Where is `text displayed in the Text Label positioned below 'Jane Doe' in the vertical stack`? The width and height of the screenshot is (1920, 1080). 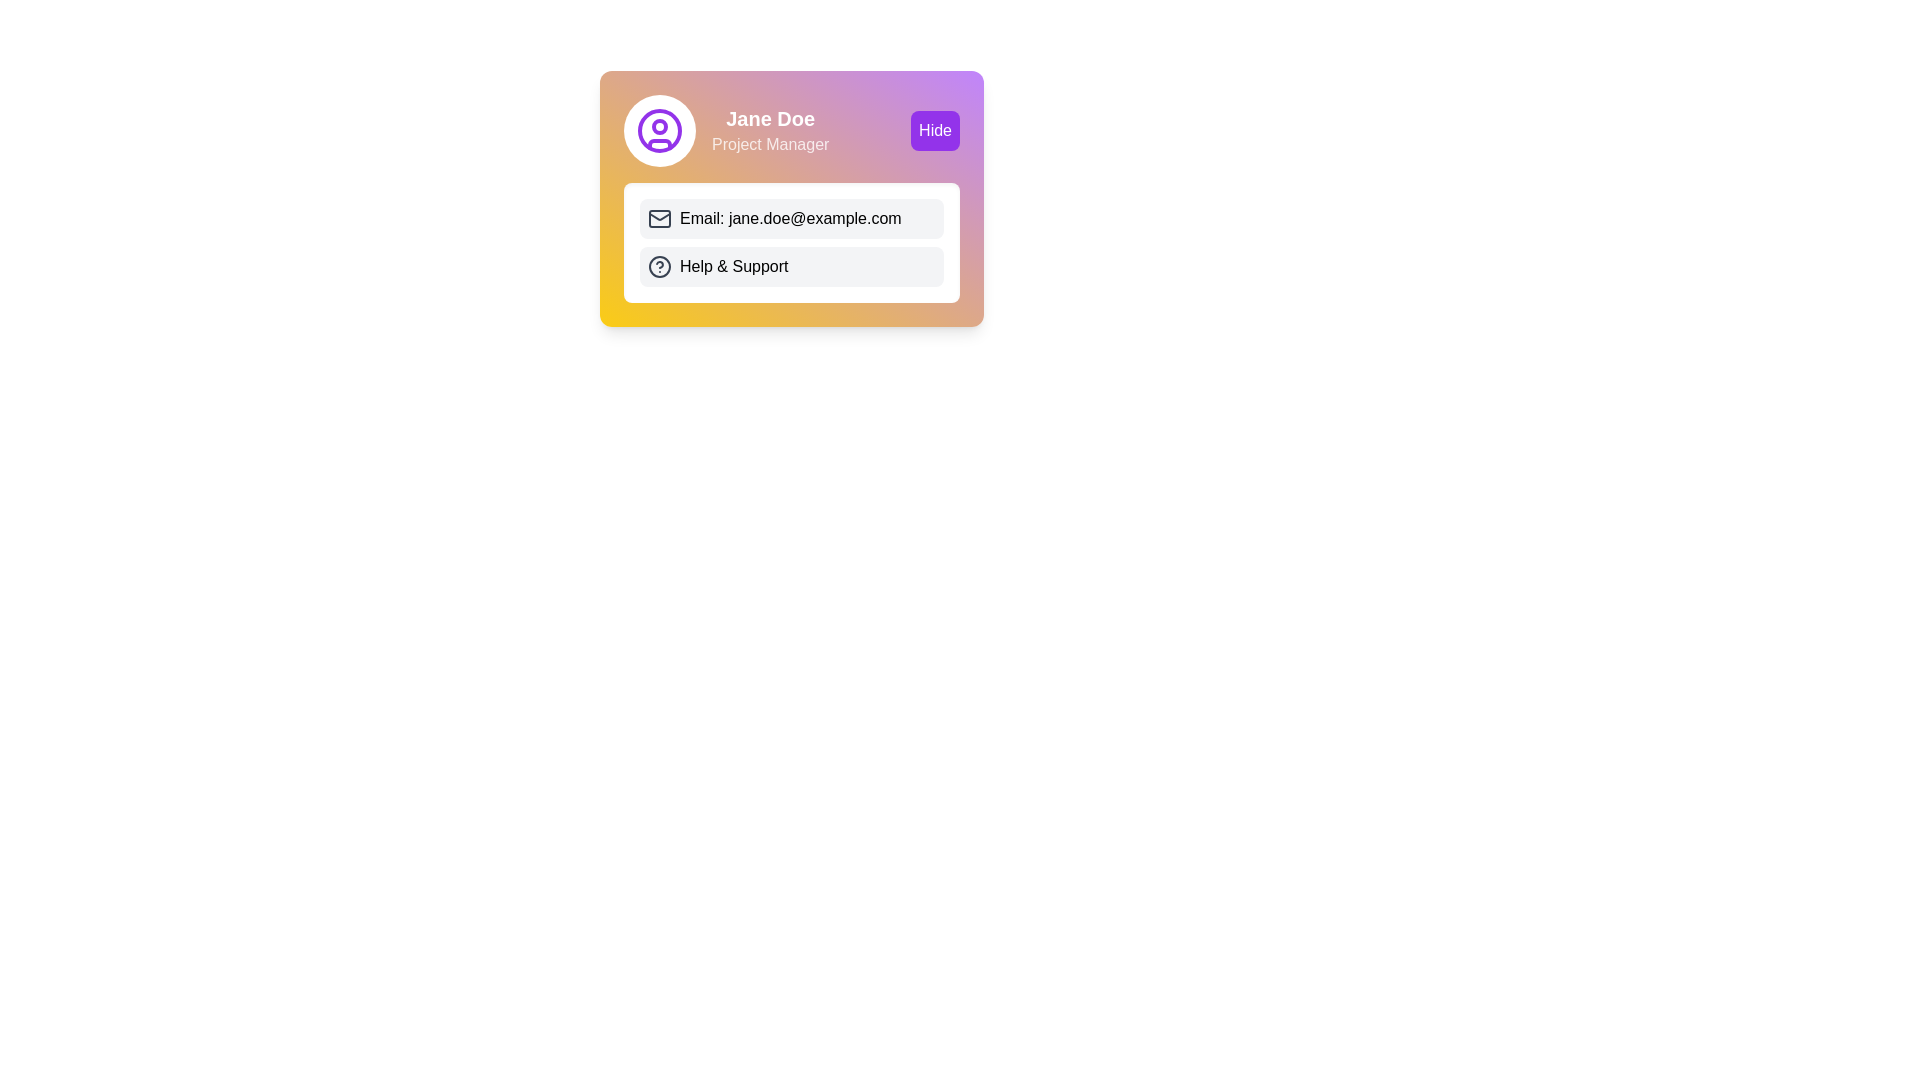 text displayed in the Text Label positioned below 'Jane Doe' in the vertical stack is located at coordinates (769, 144).